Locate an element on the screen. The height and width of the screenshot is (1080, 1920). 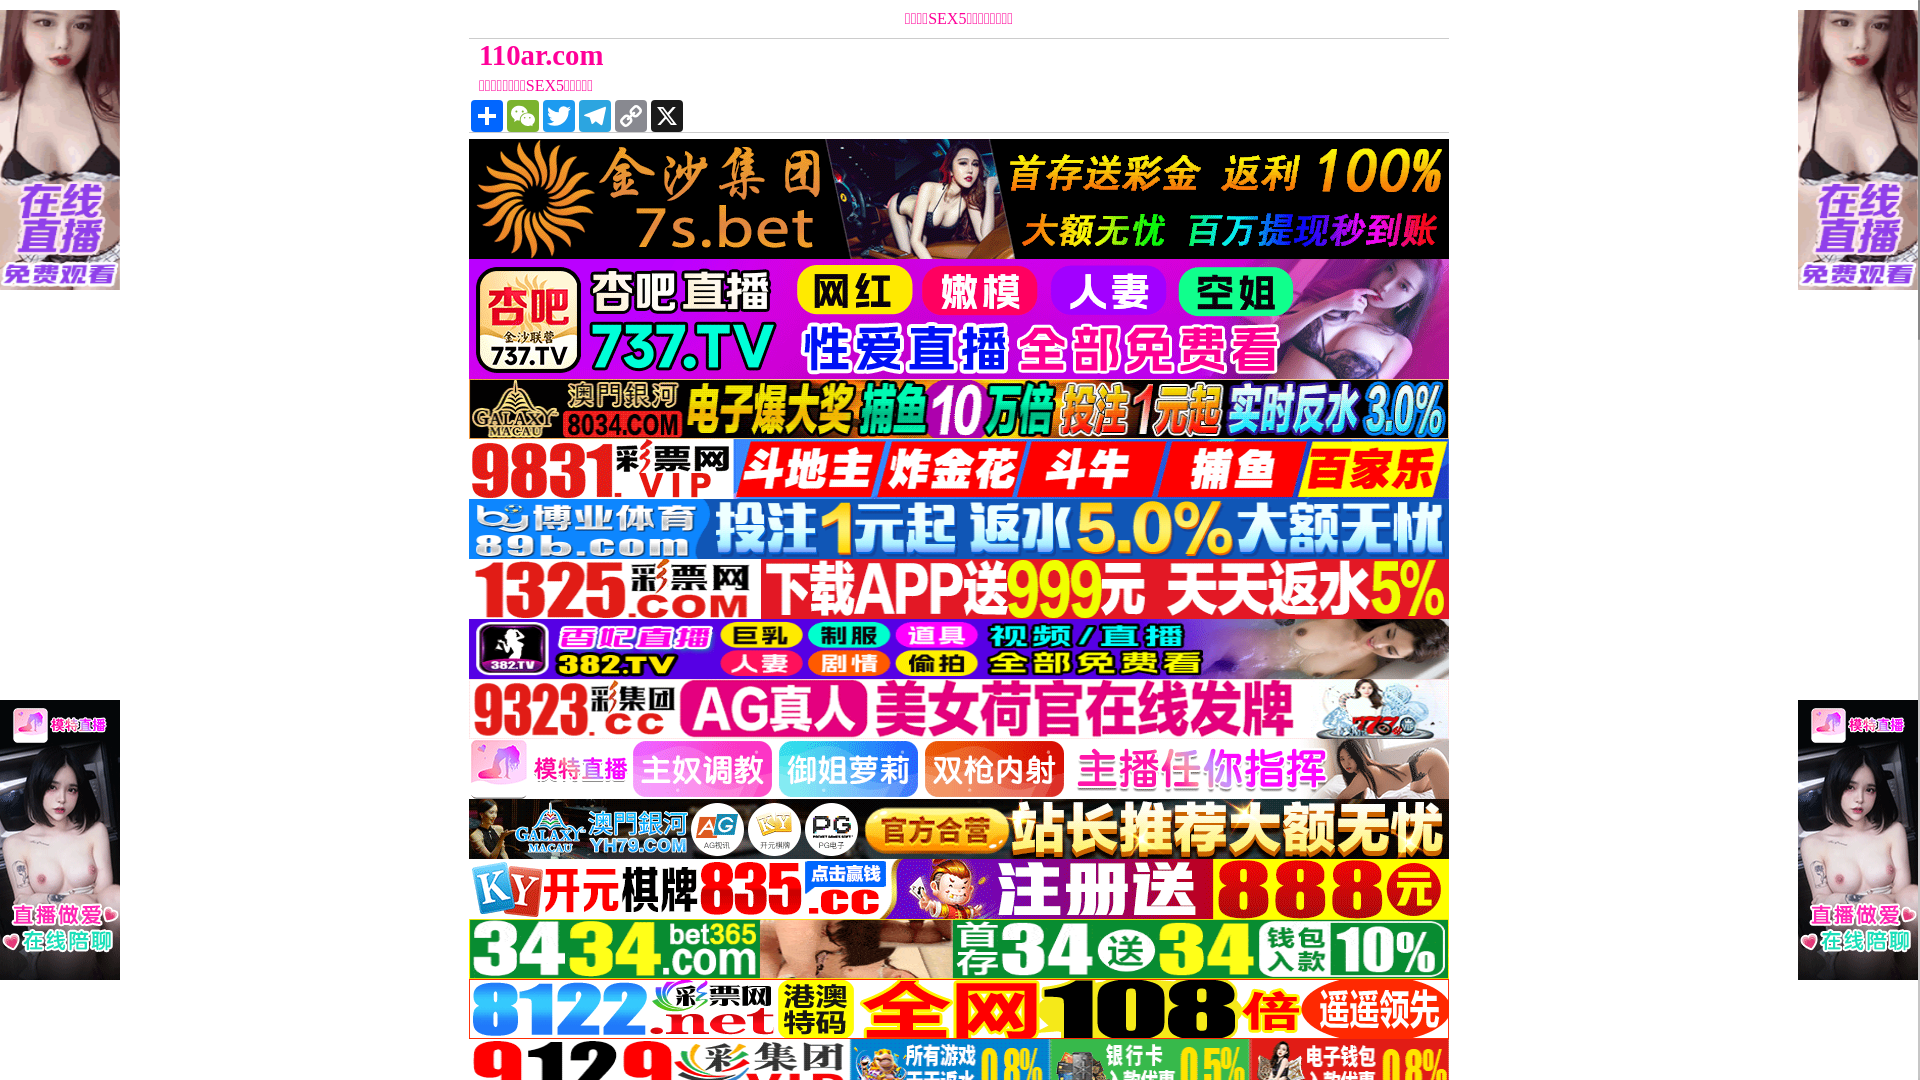
'110ar.com' is located at coordinates (836, 54).